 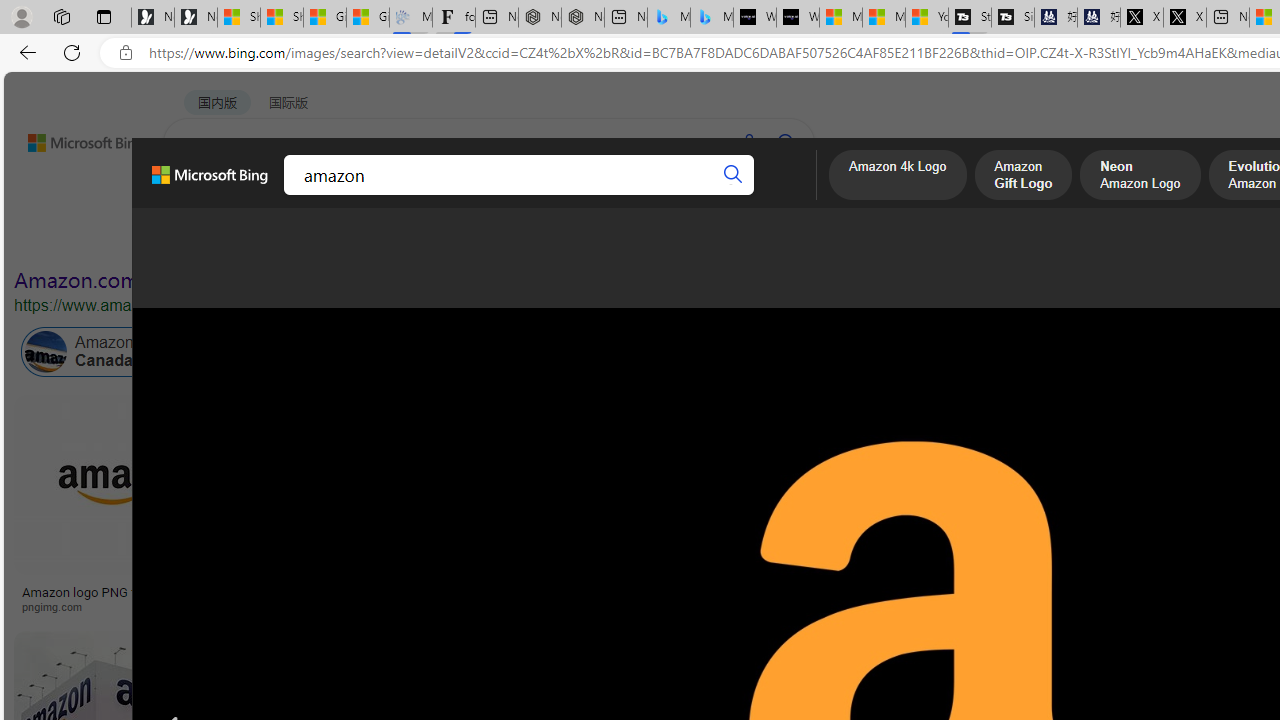 I want to click on 'Amazon Gift Logo', so click(x=1023, y=176).